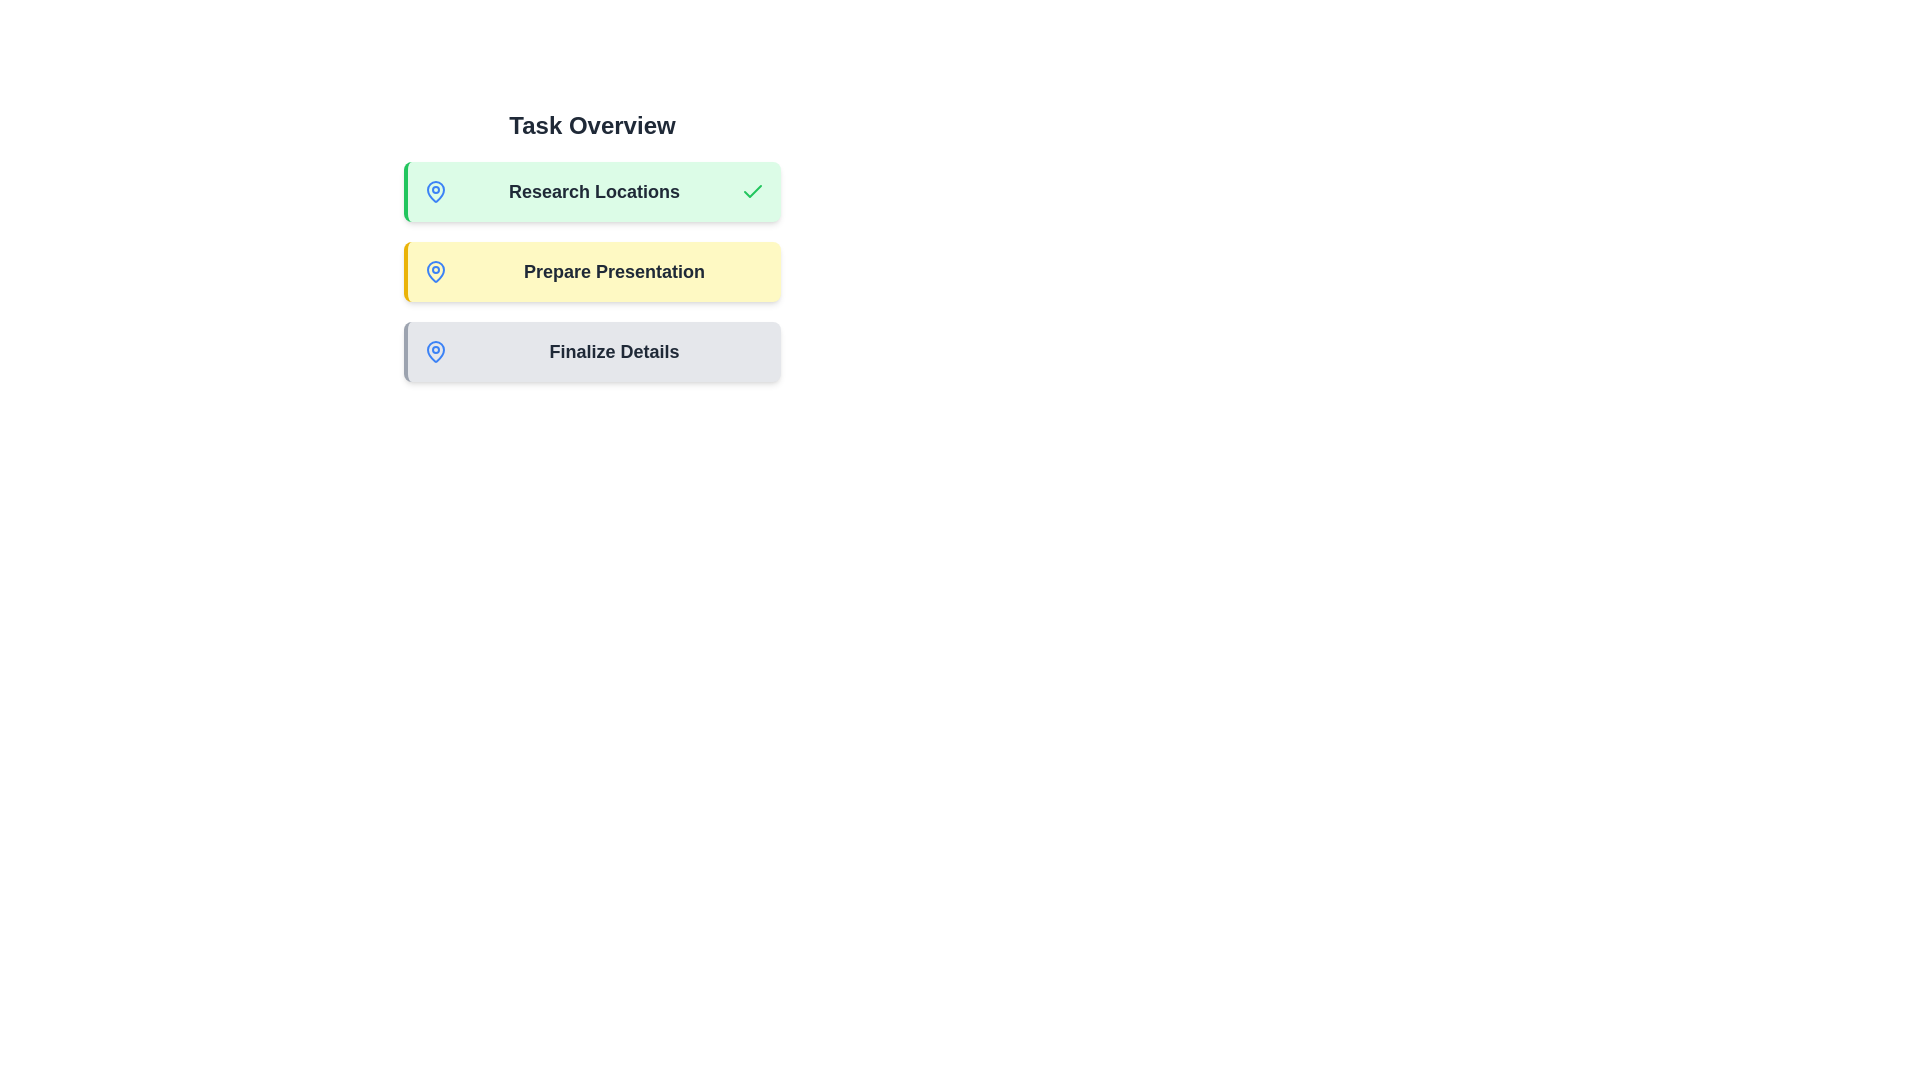 This screenshot has height=1080, width=1920. I want to click on the task chip of Research Locations, so click(591, 192).